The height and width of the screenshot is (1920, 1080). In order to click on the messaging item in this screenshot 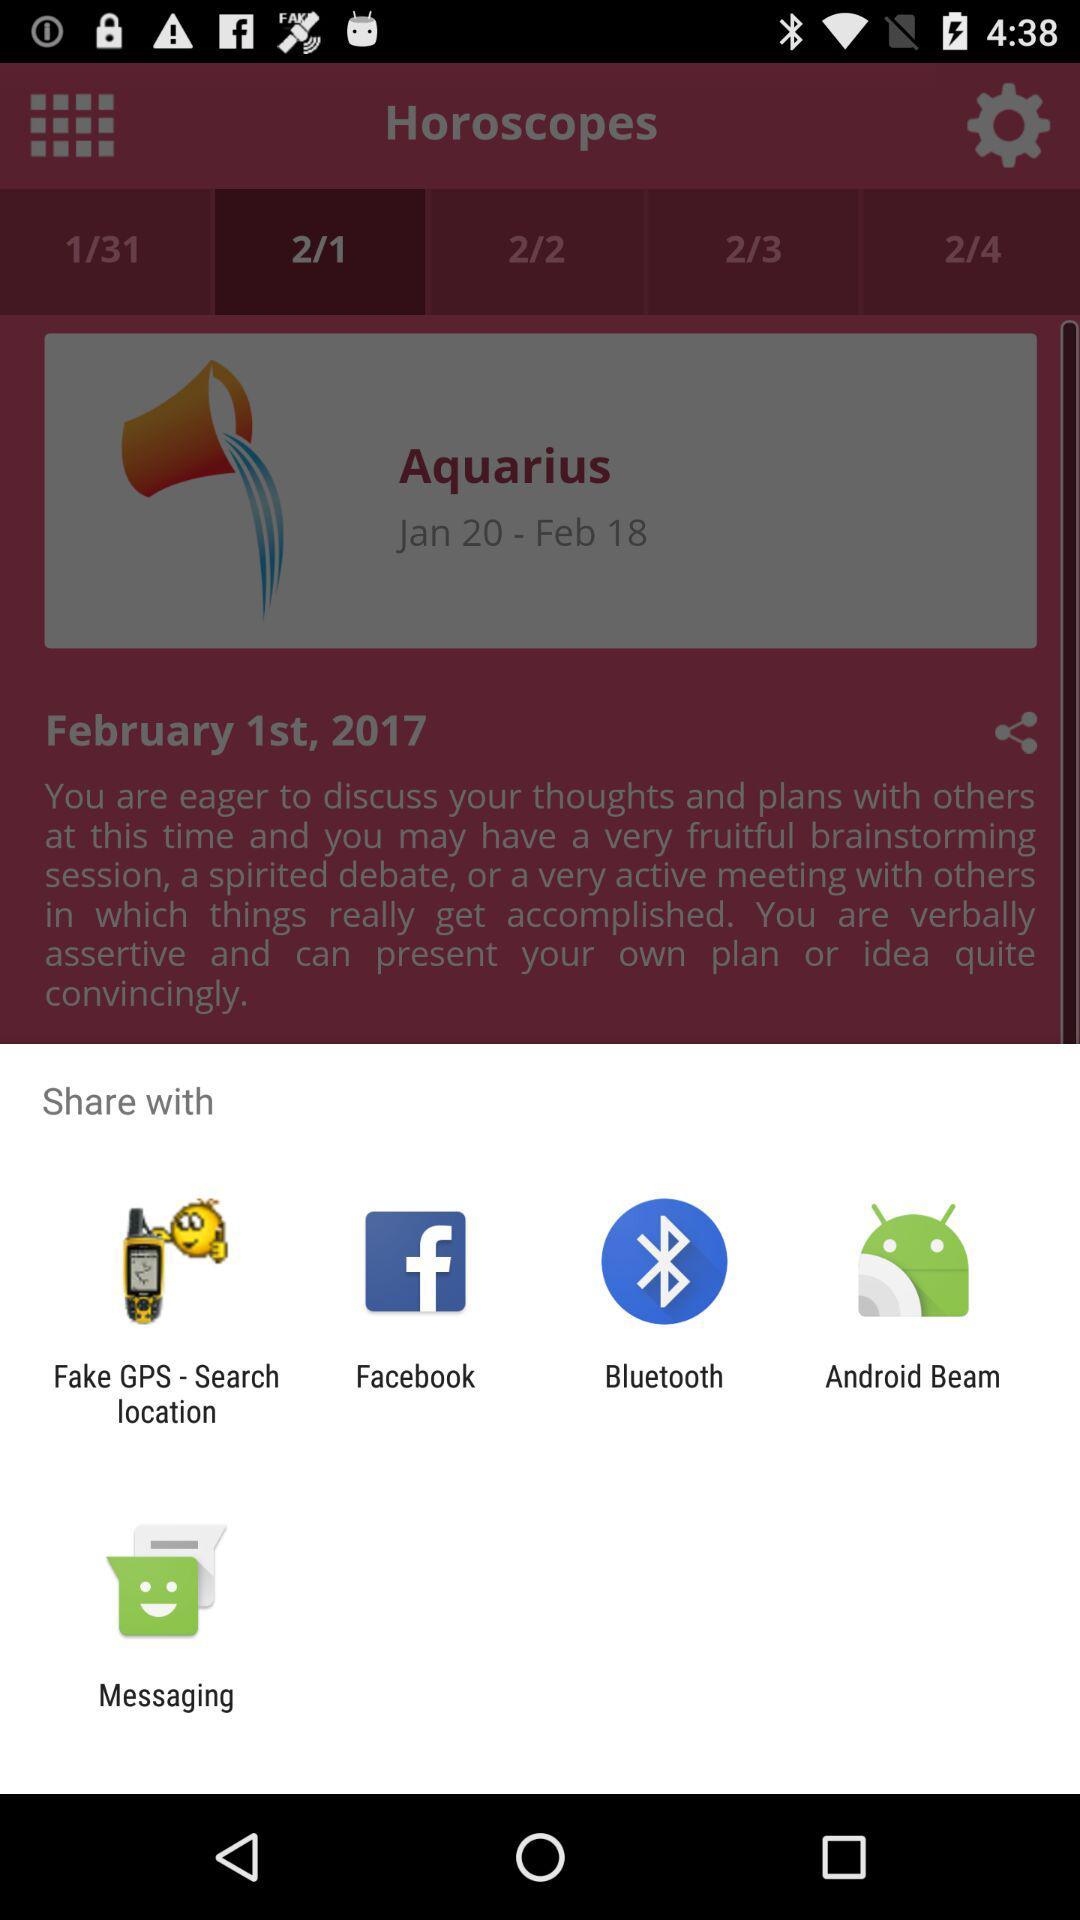, I will do `click(165, 1711)`.